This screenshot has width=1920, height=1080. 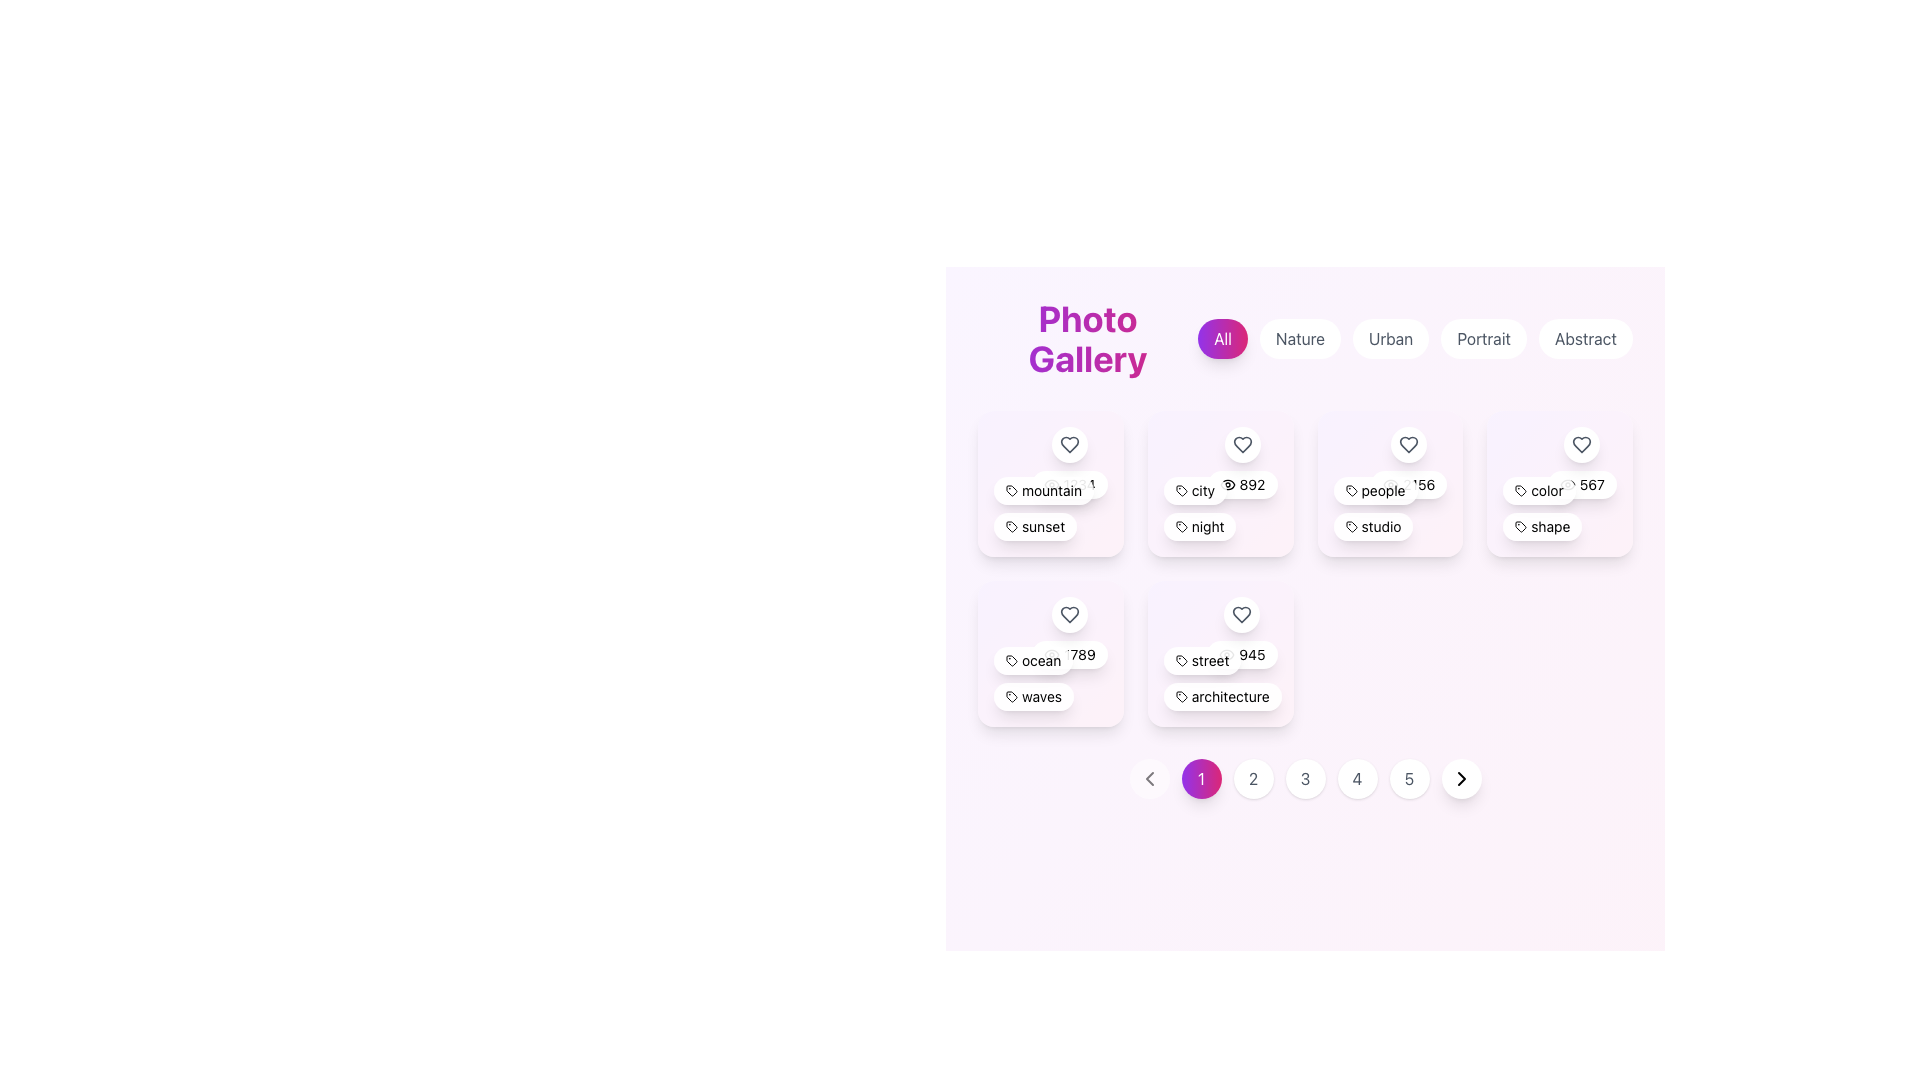 I want to click on the heart icon button located in the center of the first card in the grid, representing the 'mountain' category, so click(x=1068, y=443).